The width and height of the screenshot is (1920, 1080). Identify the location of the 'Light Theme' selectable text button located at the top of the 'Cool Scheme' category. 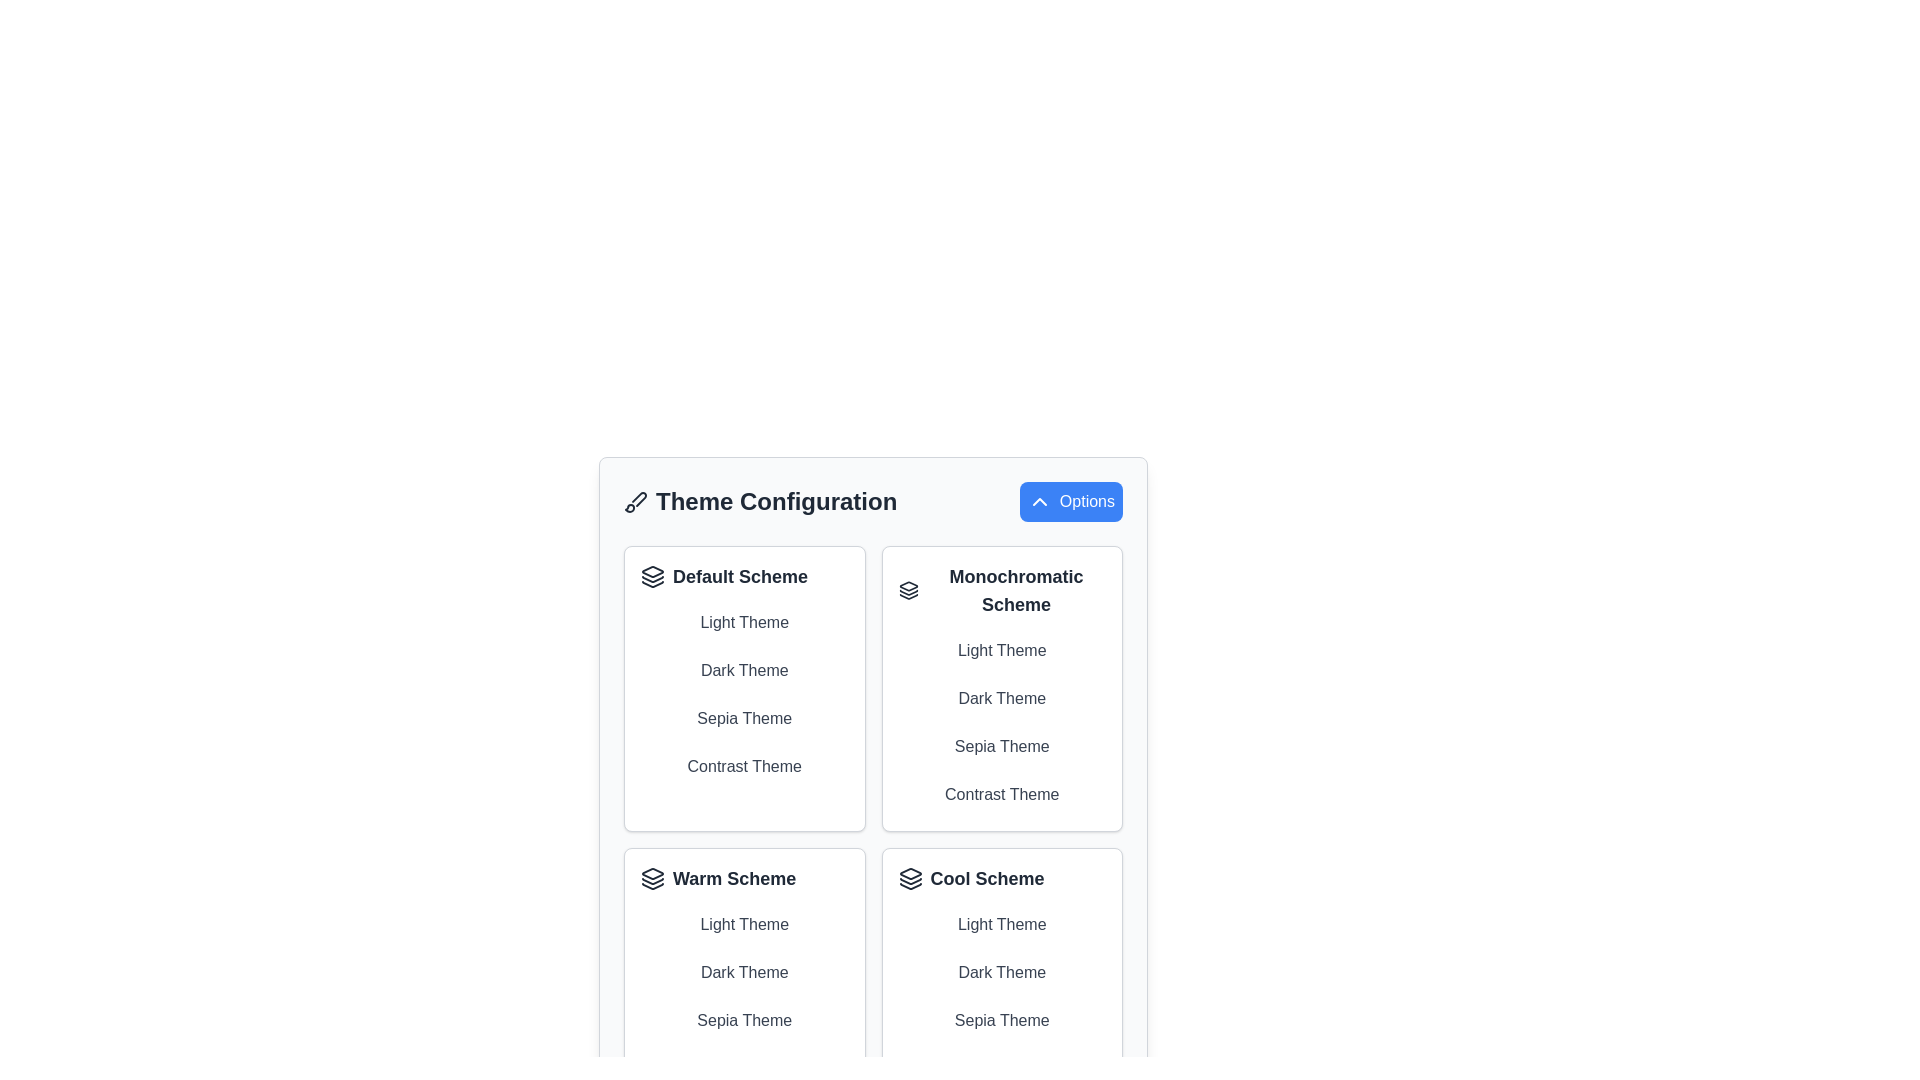
(1002, 925).